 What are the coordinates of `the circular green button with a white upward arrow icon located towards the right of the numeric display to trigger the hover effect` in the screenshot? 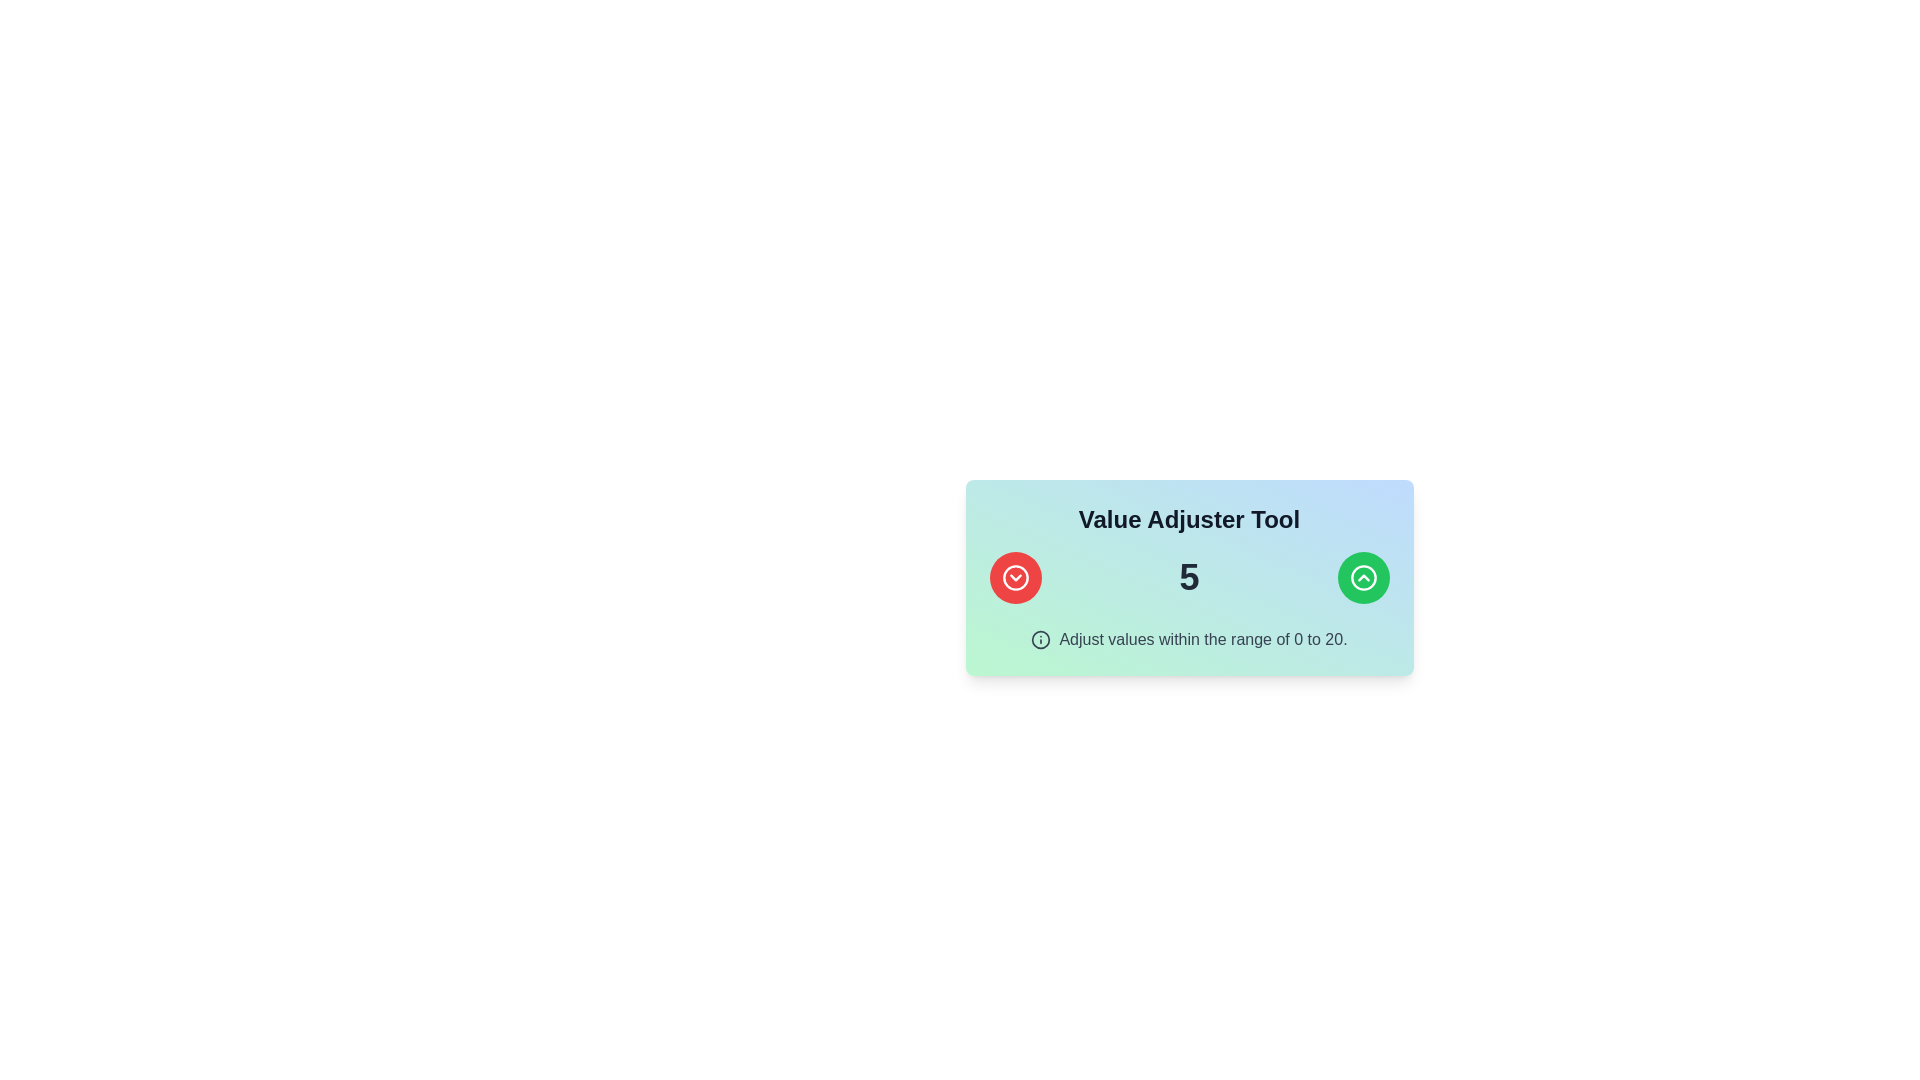 It's located at (1362, 578).